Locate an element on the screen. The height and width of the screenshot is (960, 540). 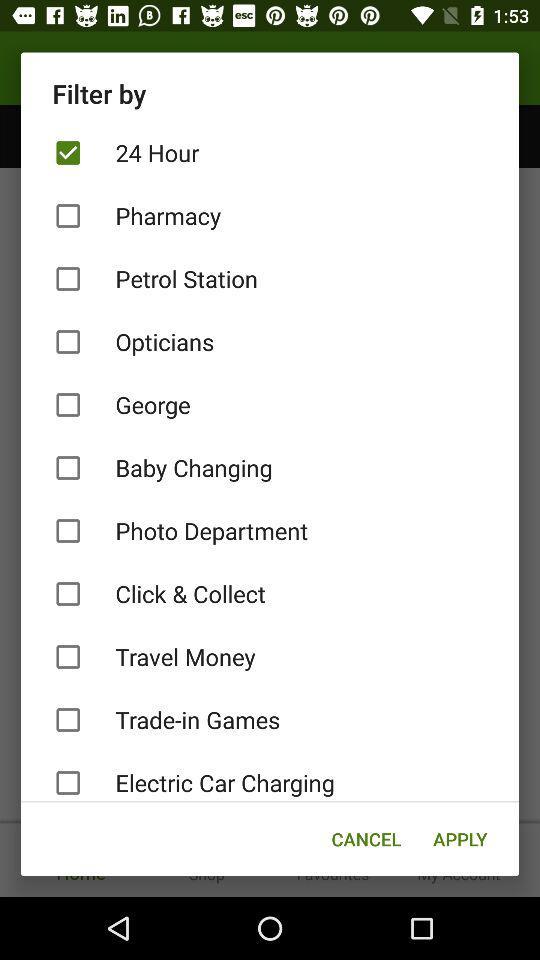
the travel money icon is located at coordinates (270, 656).